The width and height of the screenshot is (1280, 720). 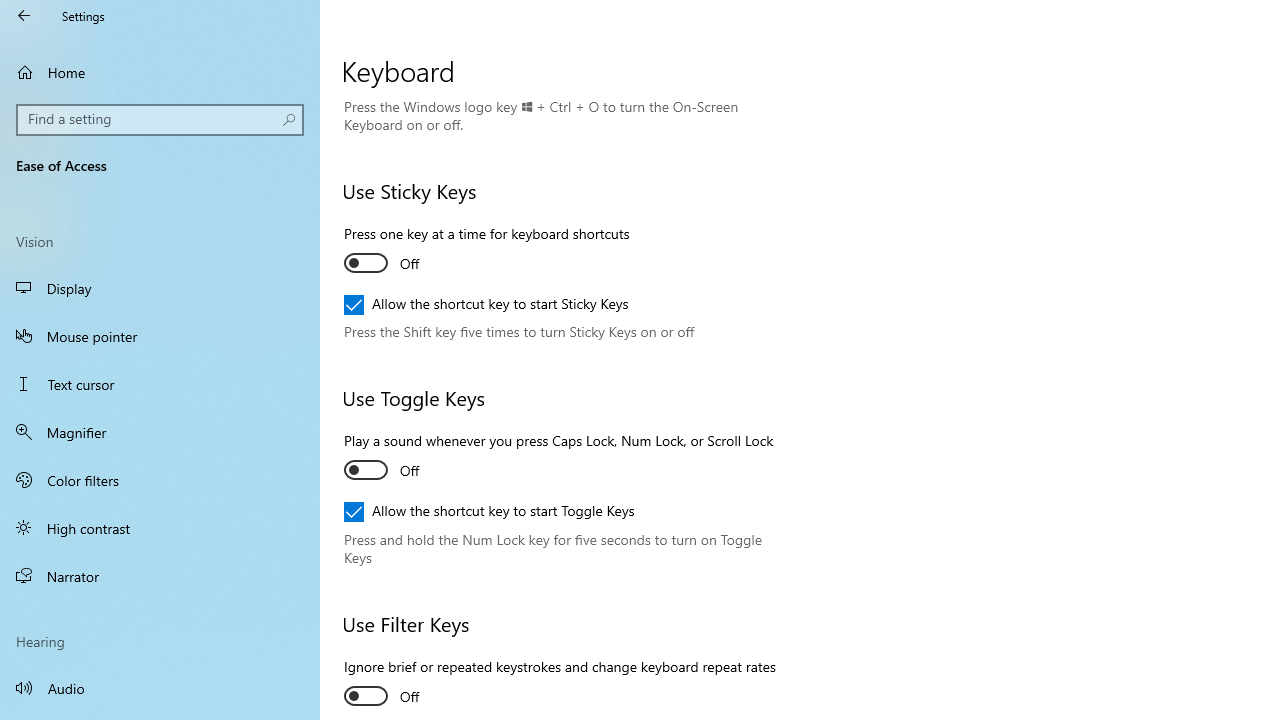 What do you see at coordinates (160, 71) in the screenshot?
I see `'Home'` at bounding box center [160, 71].